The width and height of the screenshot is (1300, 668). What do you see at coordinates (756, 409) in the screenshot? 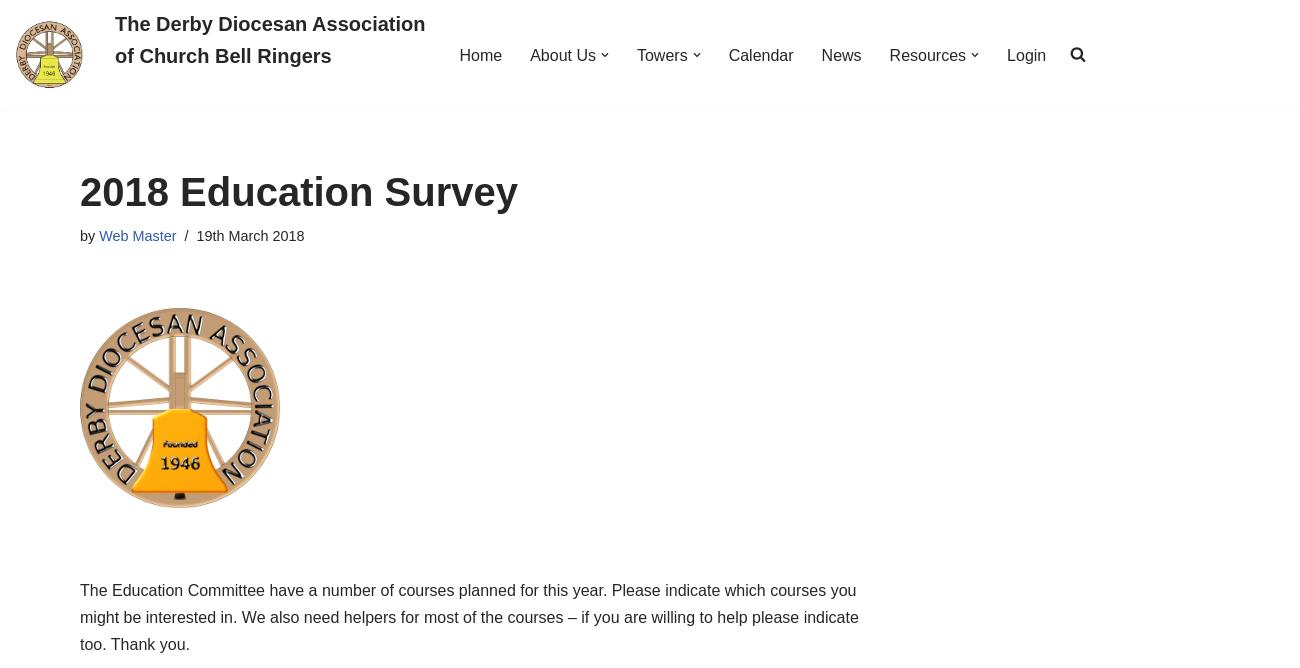
I see `'Southern'` at bounding box center [756, 409].